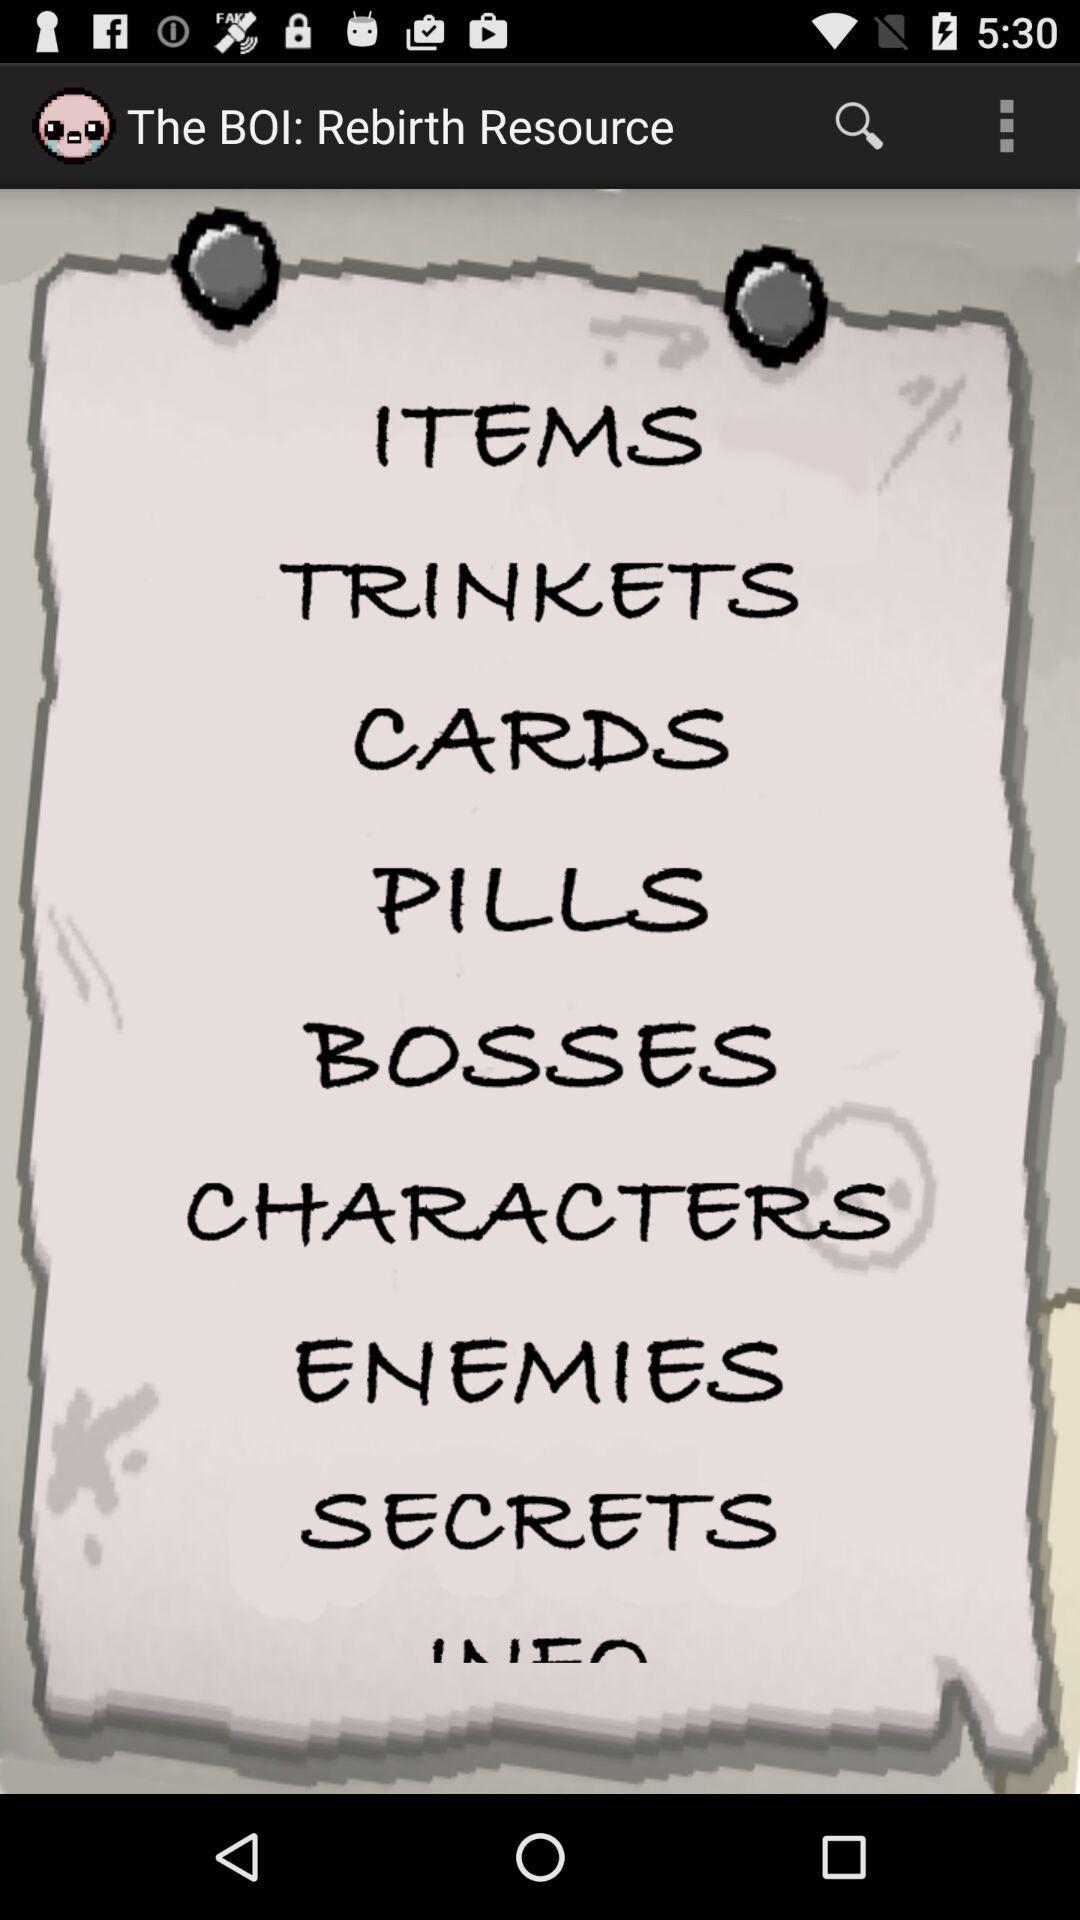  Describe the element at coordinates (540, 1212) in the screenshot. I see `characters page` at that location.